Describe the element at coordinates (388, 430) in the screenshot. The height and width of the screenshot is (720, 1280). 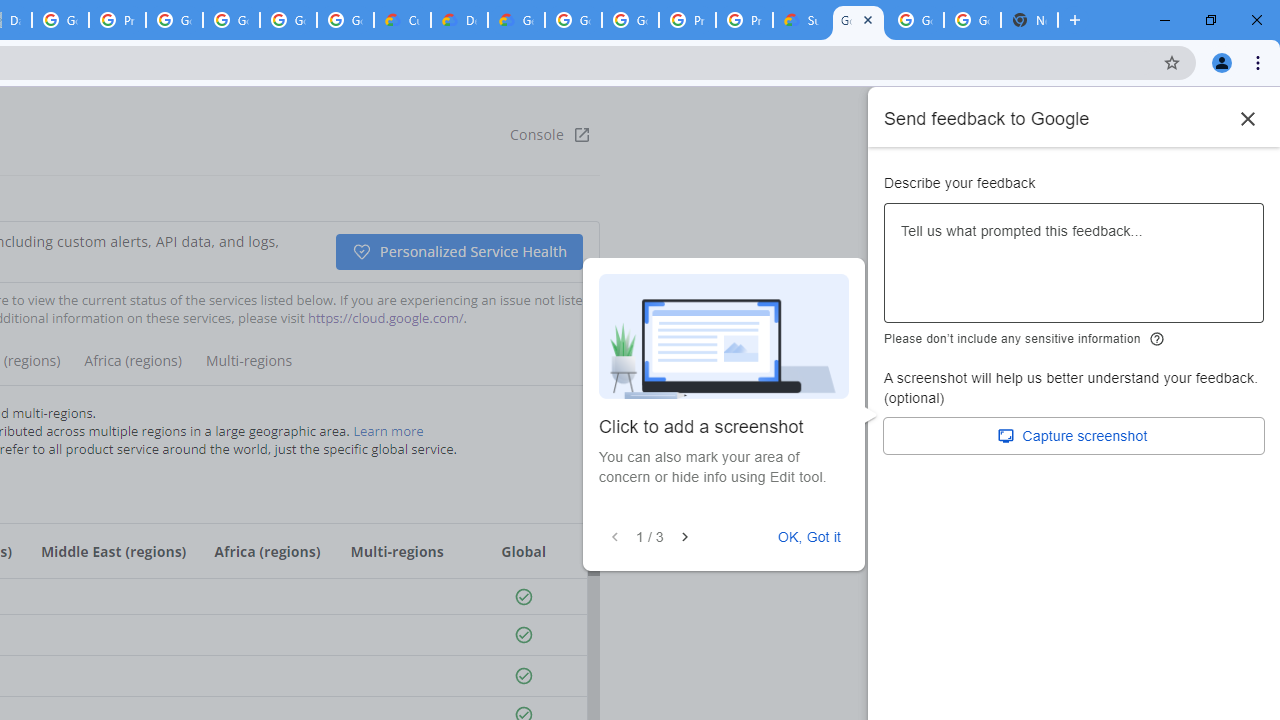
I see `'Learn more'` at that location.